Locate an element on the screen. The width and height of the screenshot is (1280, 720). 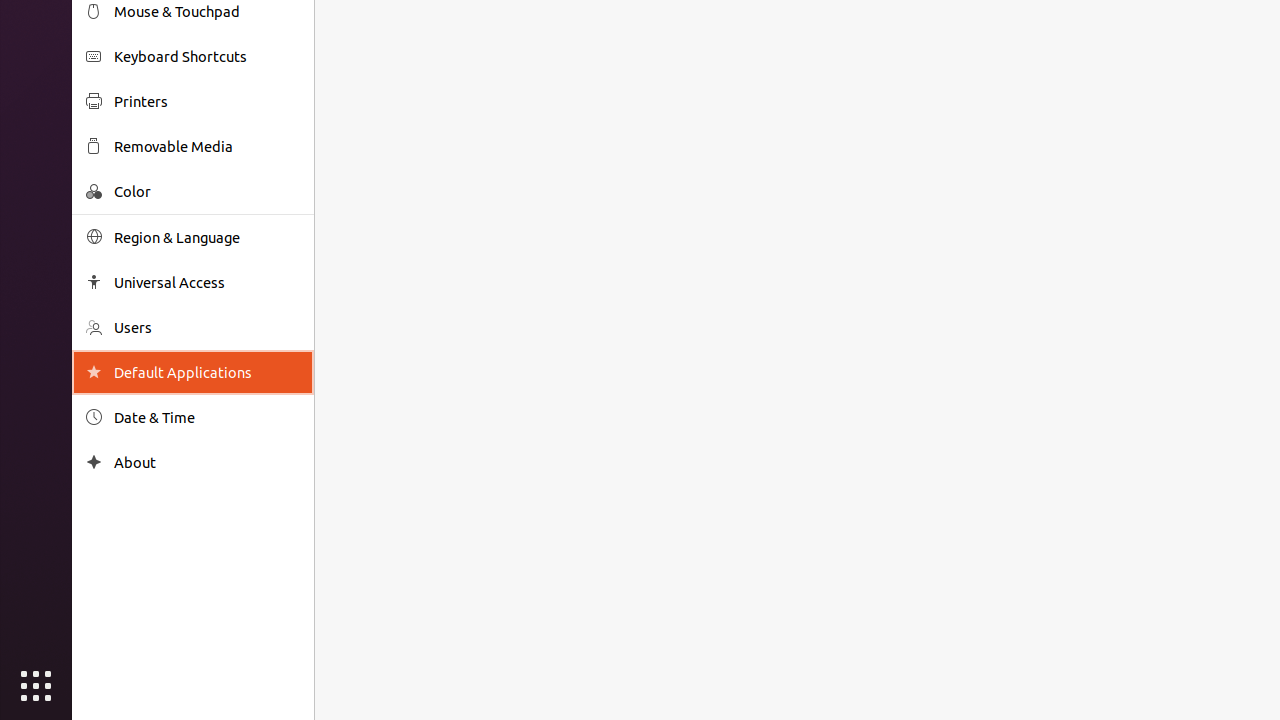
'Removable Media' is located at coordinates (206, 145).